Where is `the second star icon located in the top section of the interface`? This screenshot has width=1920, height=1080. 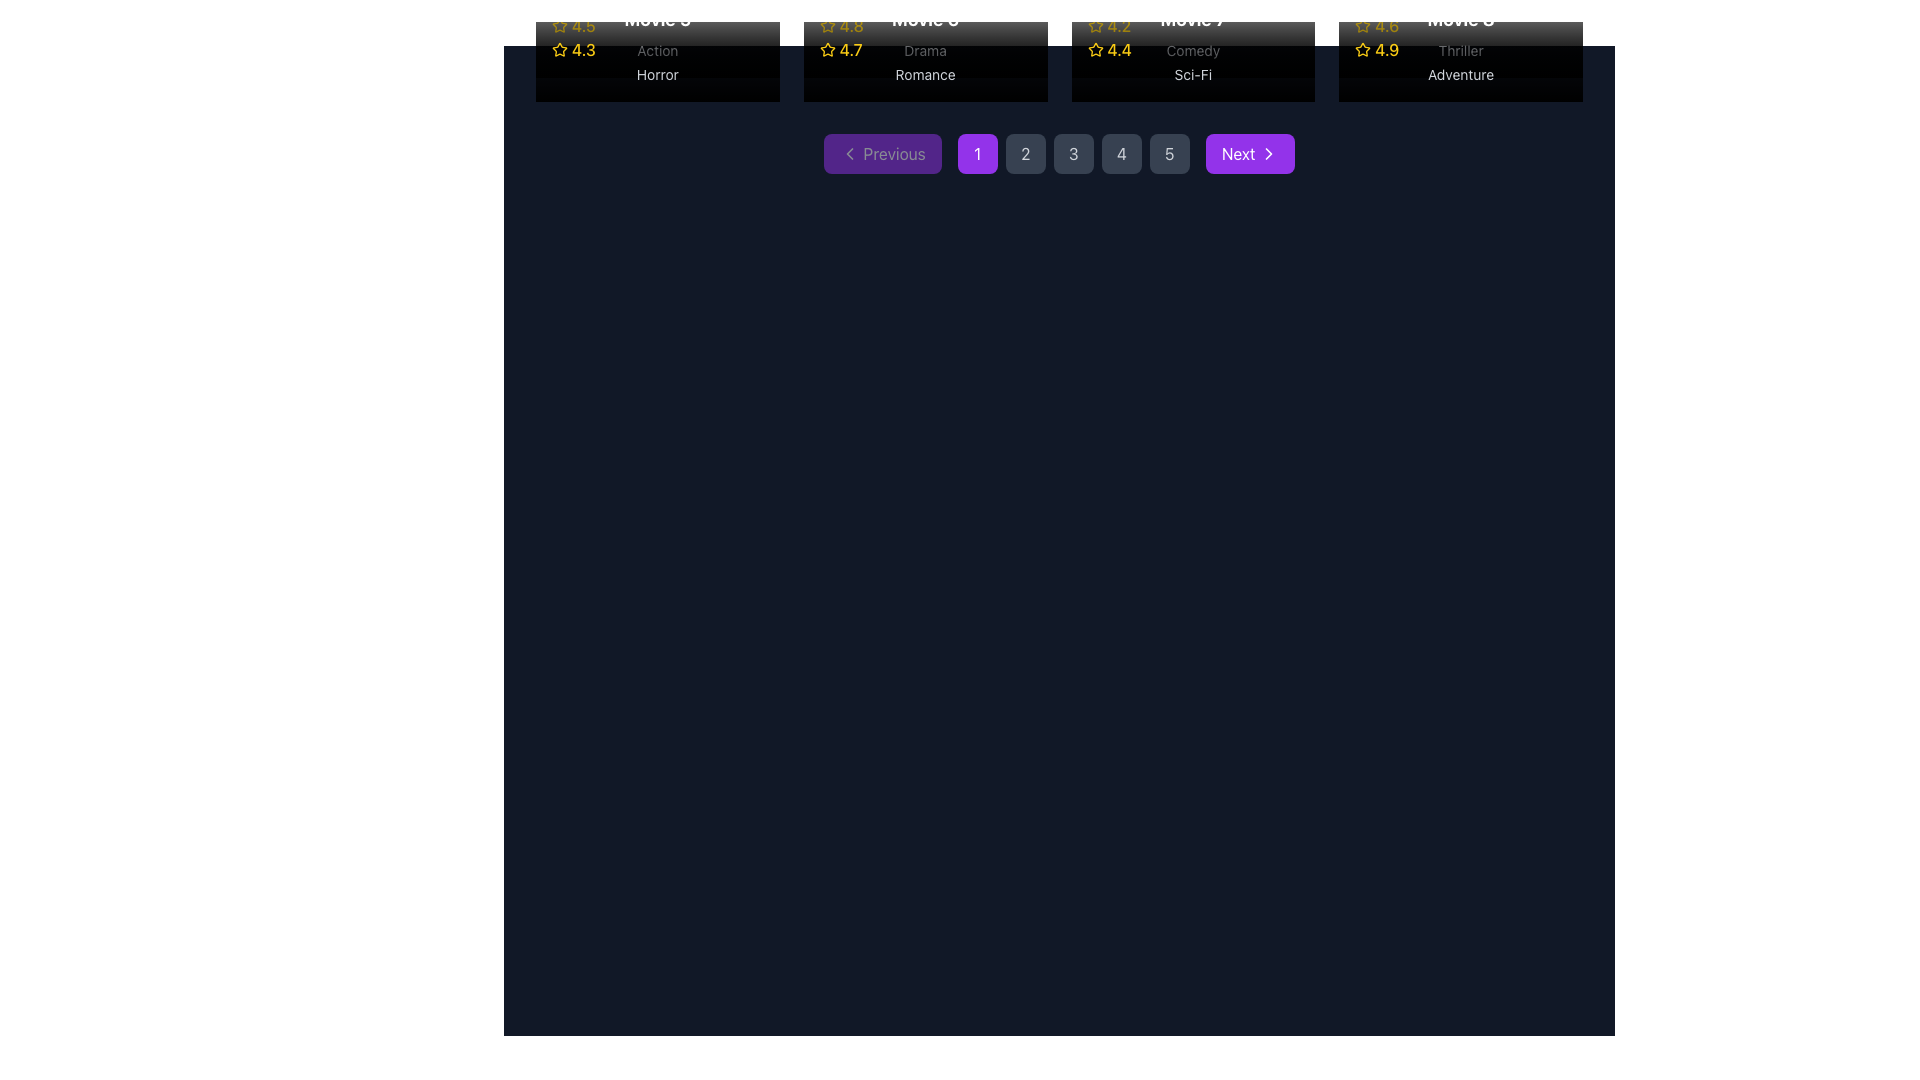 the second star icon located in the top section of the interface is located at coordinates (827, 48).